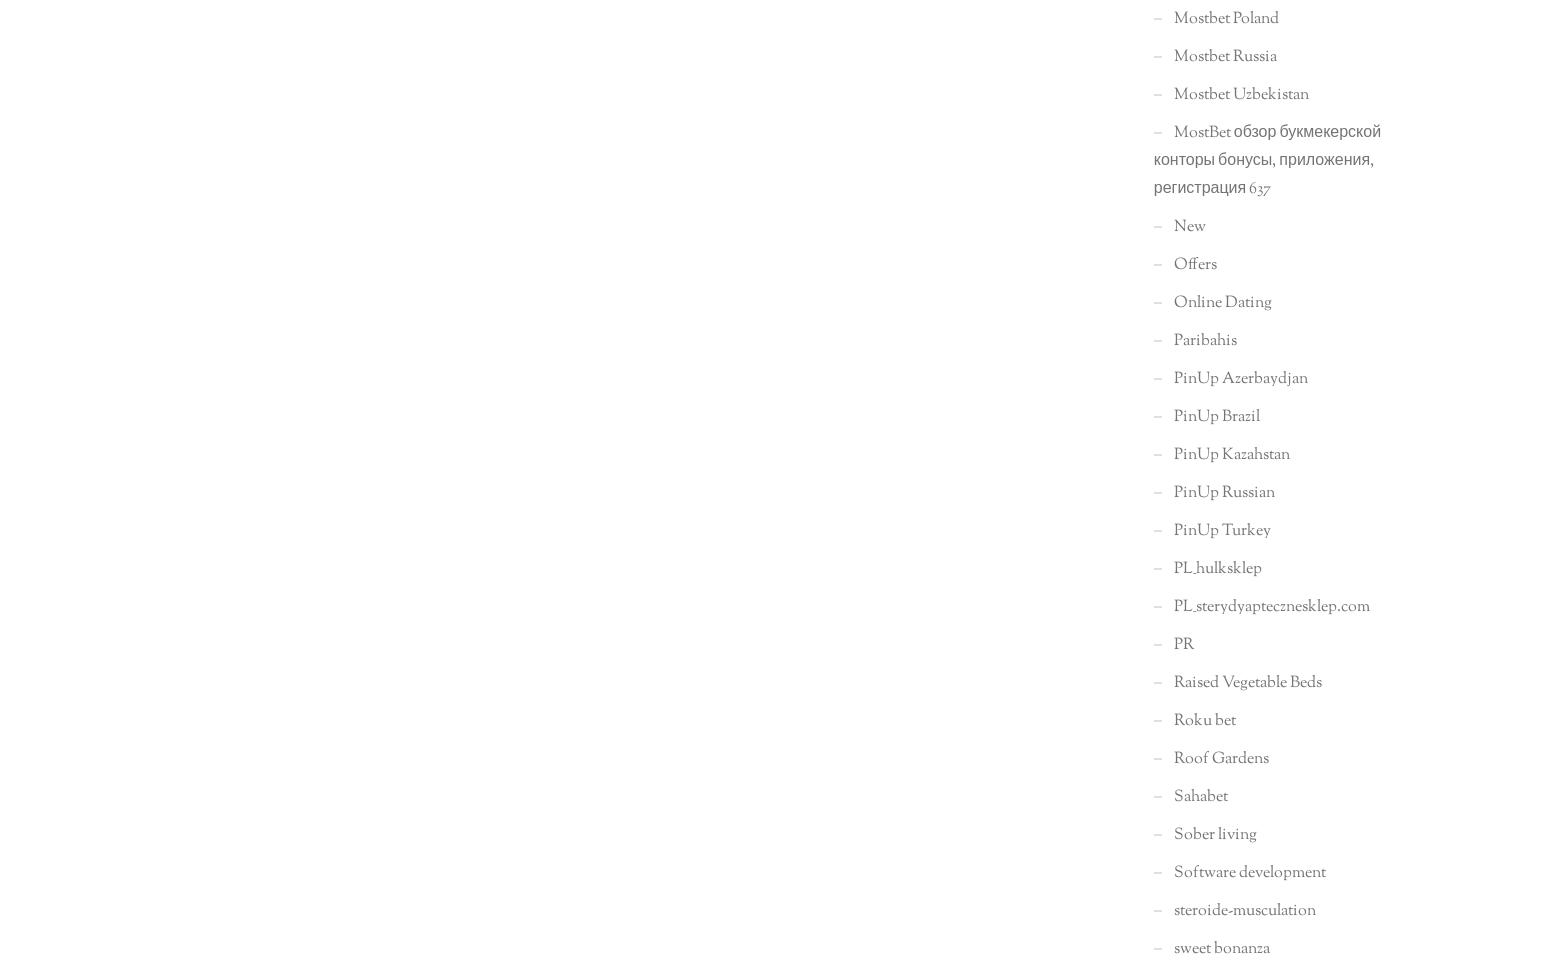 The height and width of the screenshot is (973, 1550). Describe the element at coordinates (1173, 872) in the screenshot. I see `'Software development'` at that location.